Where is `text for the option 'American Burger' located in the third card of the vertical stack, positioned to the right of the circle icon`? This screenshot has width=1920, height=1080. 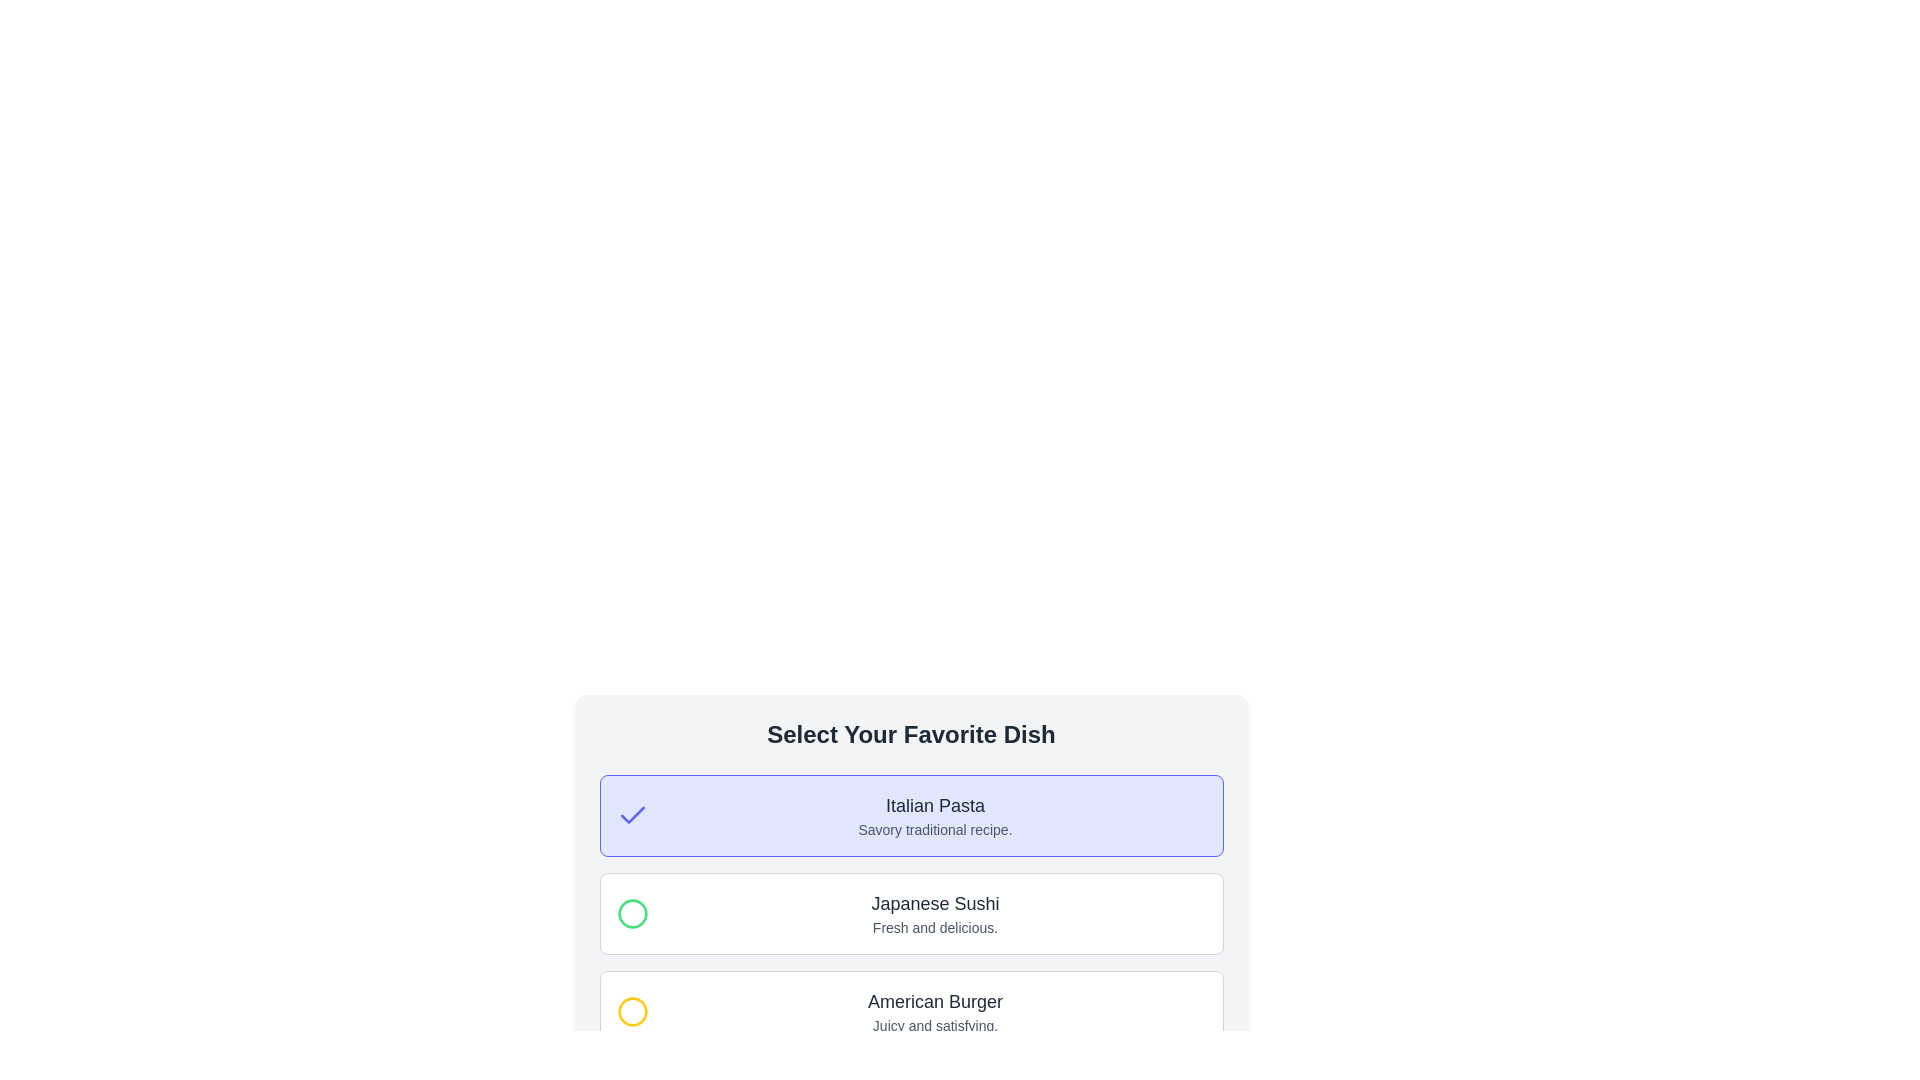 text for the option 'American Burger' located in the third card of the vertical stack, positioned to the right of the circle icon is located at coordinates (934, 1011).